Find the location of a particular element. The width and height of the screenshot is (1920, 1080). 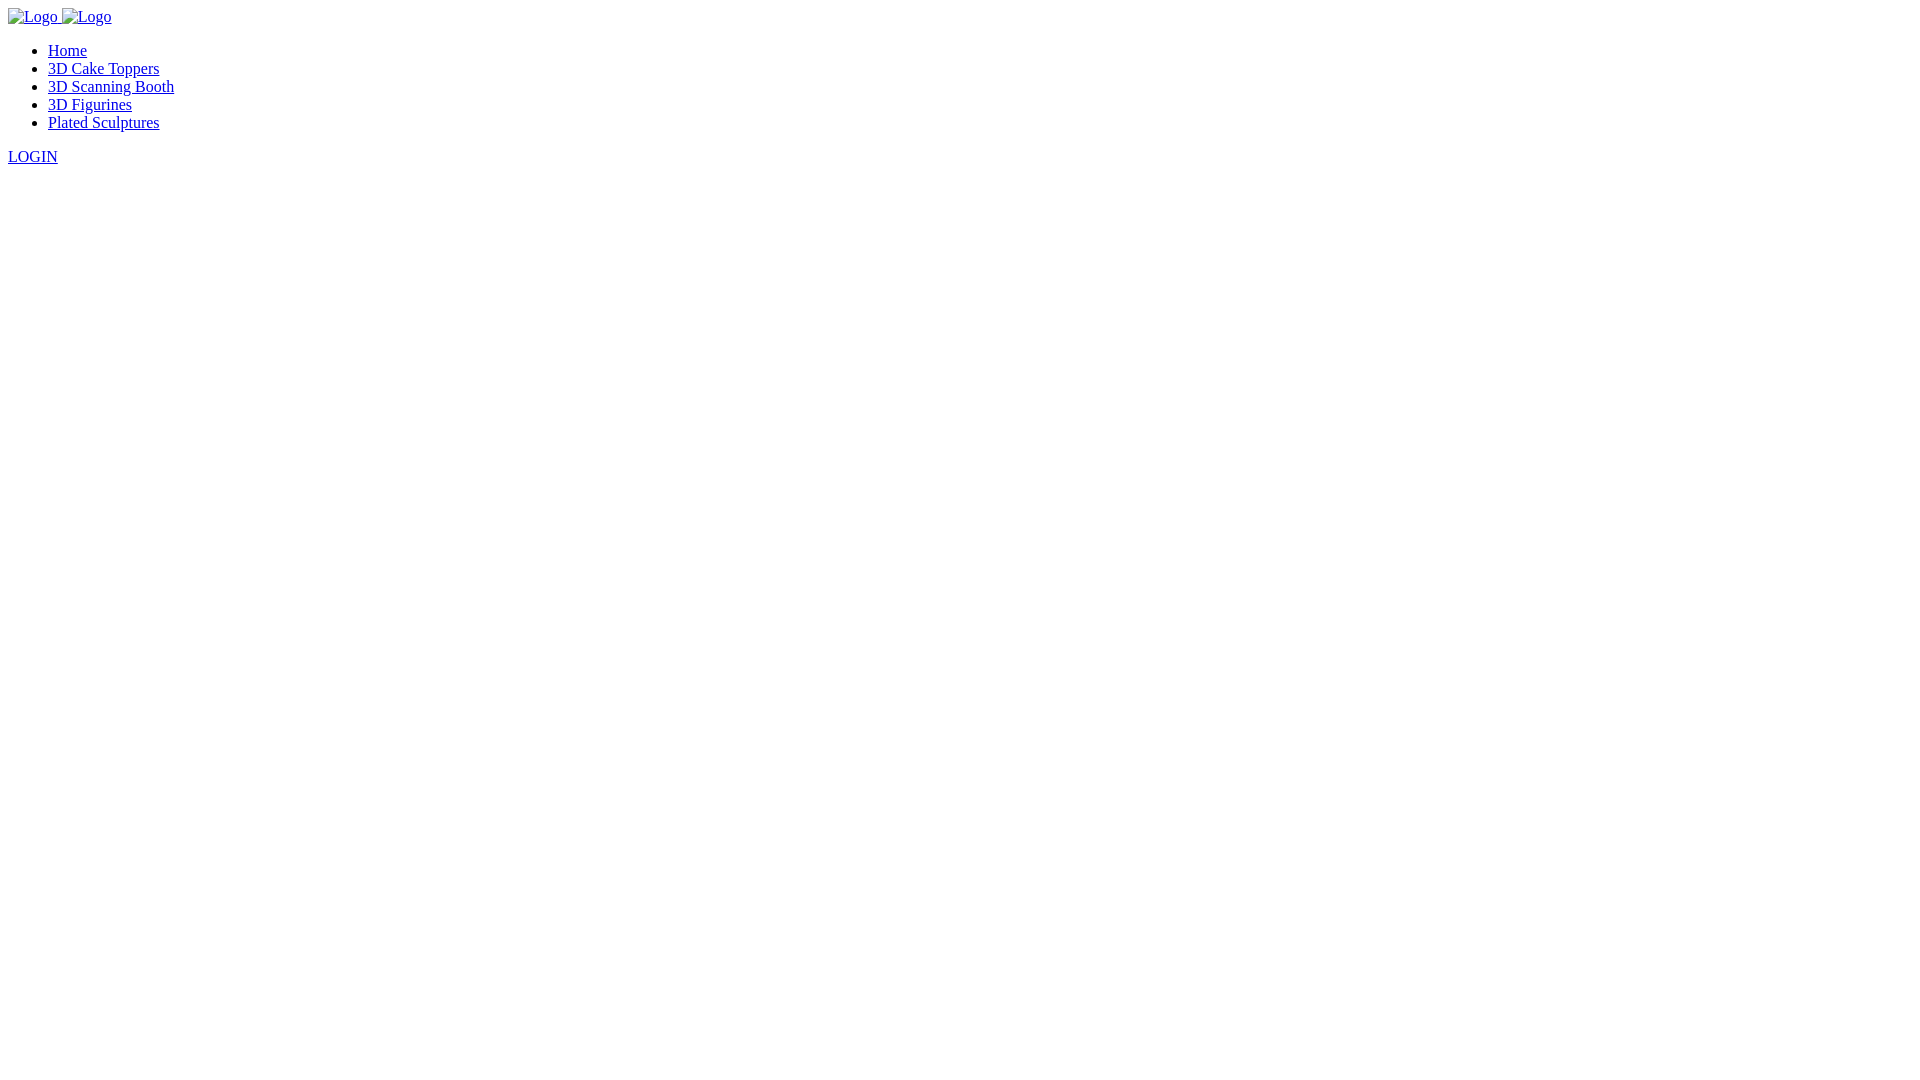

'3D Avatar Text' is located at coordinates (85, 16).